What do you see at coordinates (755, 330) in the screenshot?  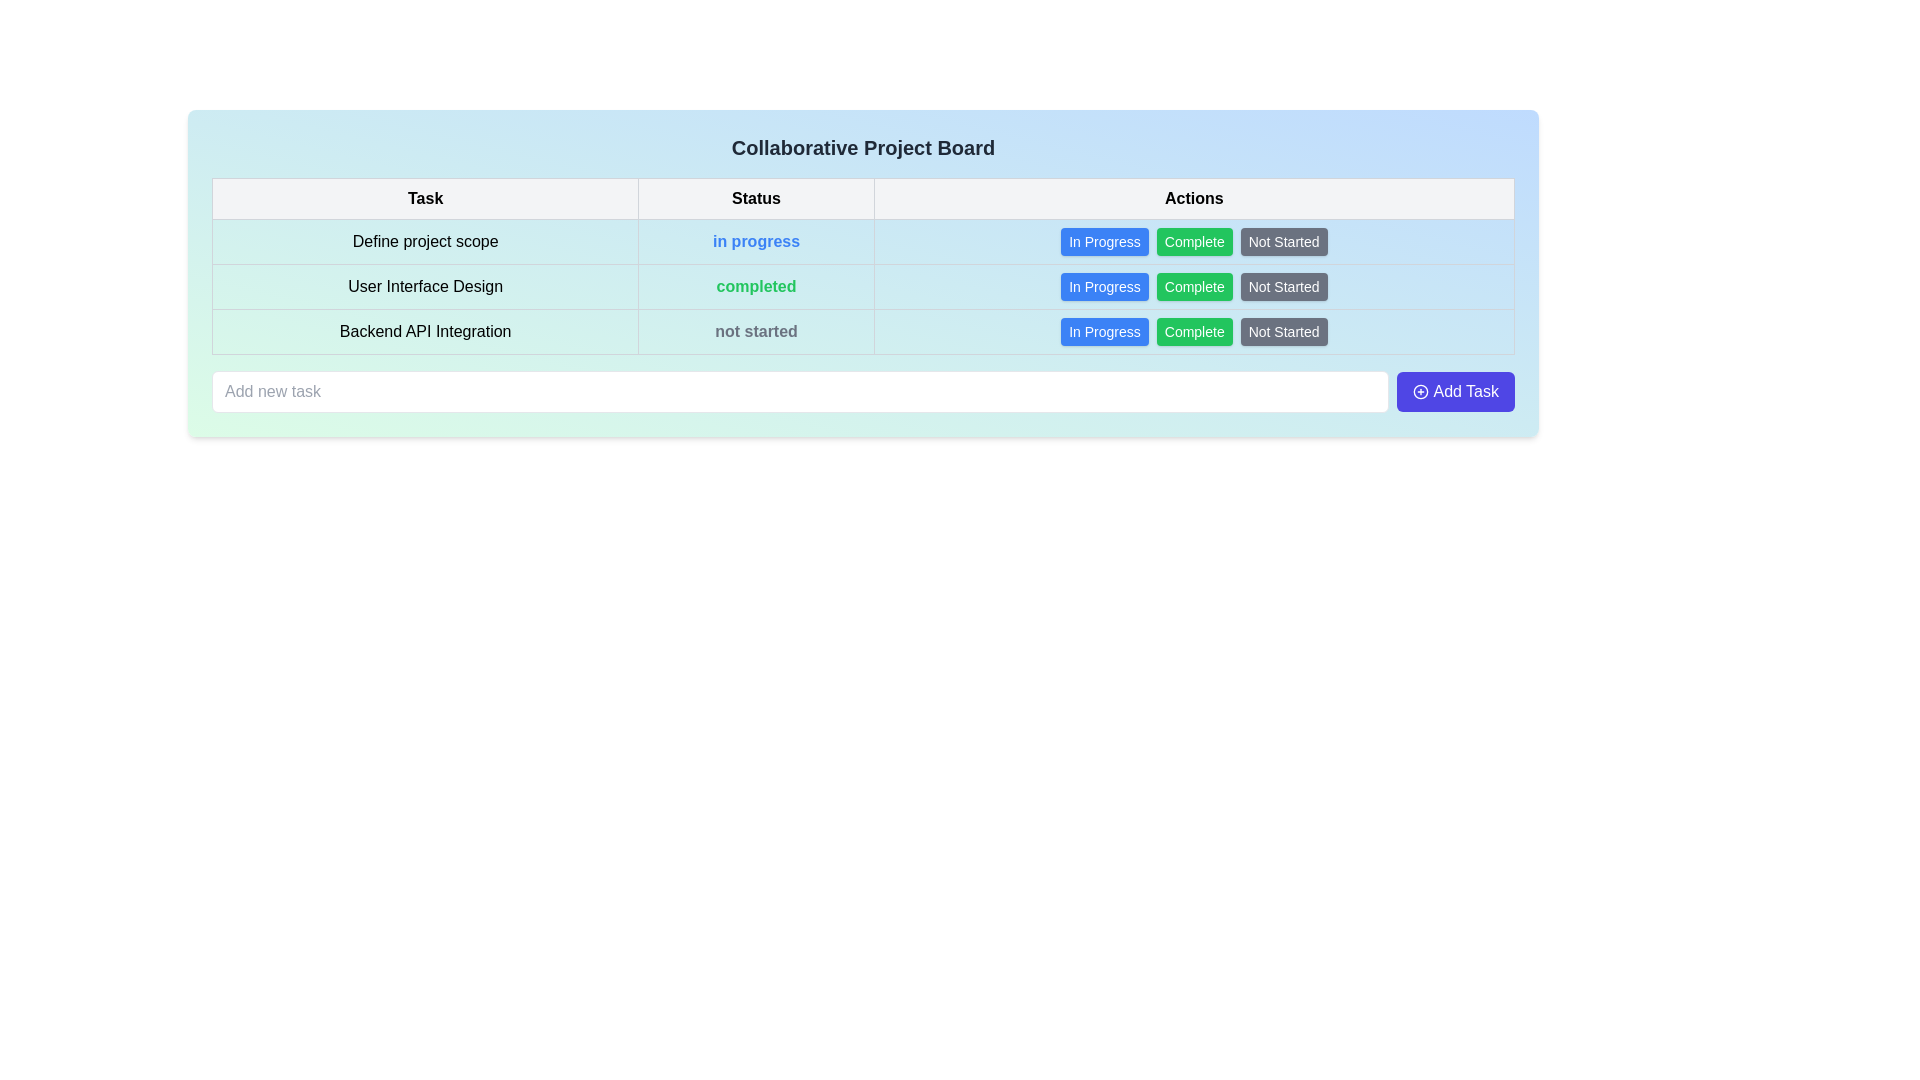 I see `the static text label displaying 'not started' in gray, bold sans-serif font, located in the middle column under the 'Status' header for the task 'Backend API Integration'` at bounding box center [755, 330].